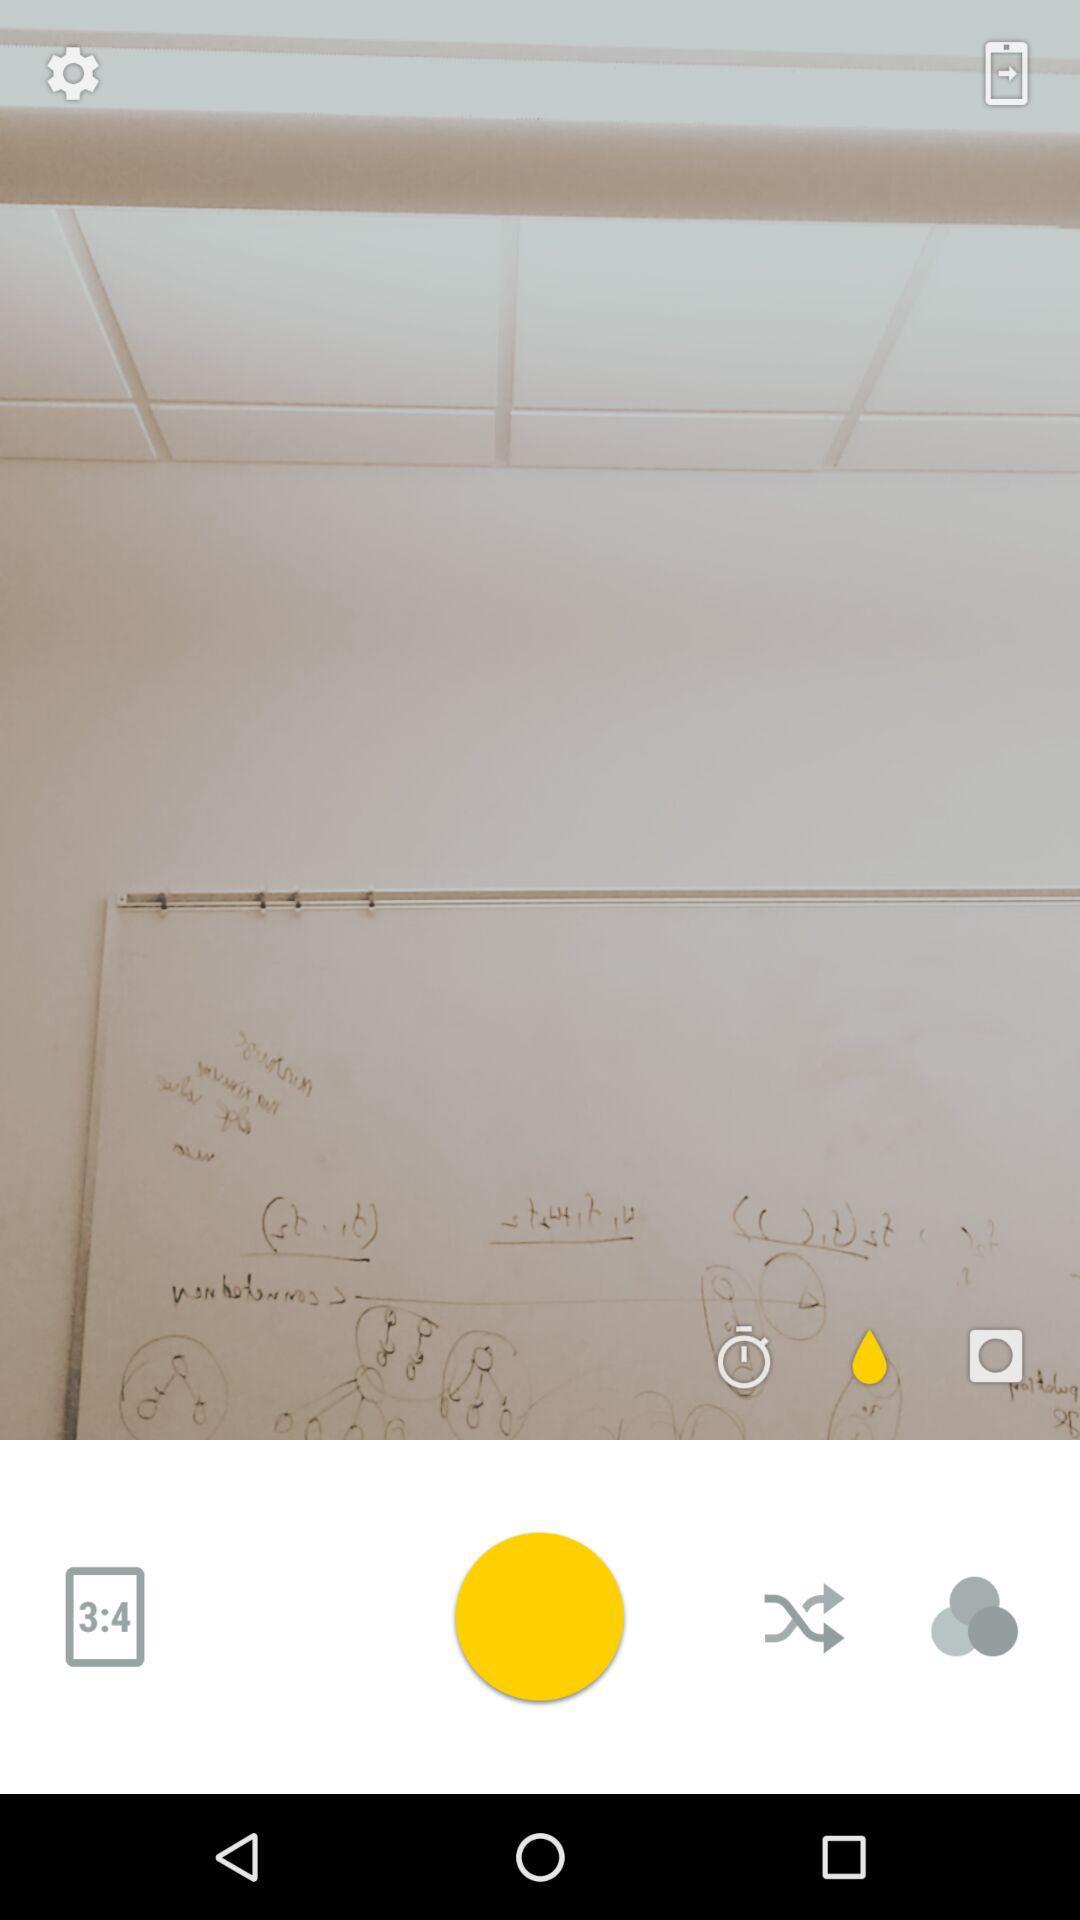 The width and height of the screenshot is (1080, 1920). What do you see at coordinates (995, 1356) in the screenshot?
I see `the photo icon` at bounding box center [995, 1356].